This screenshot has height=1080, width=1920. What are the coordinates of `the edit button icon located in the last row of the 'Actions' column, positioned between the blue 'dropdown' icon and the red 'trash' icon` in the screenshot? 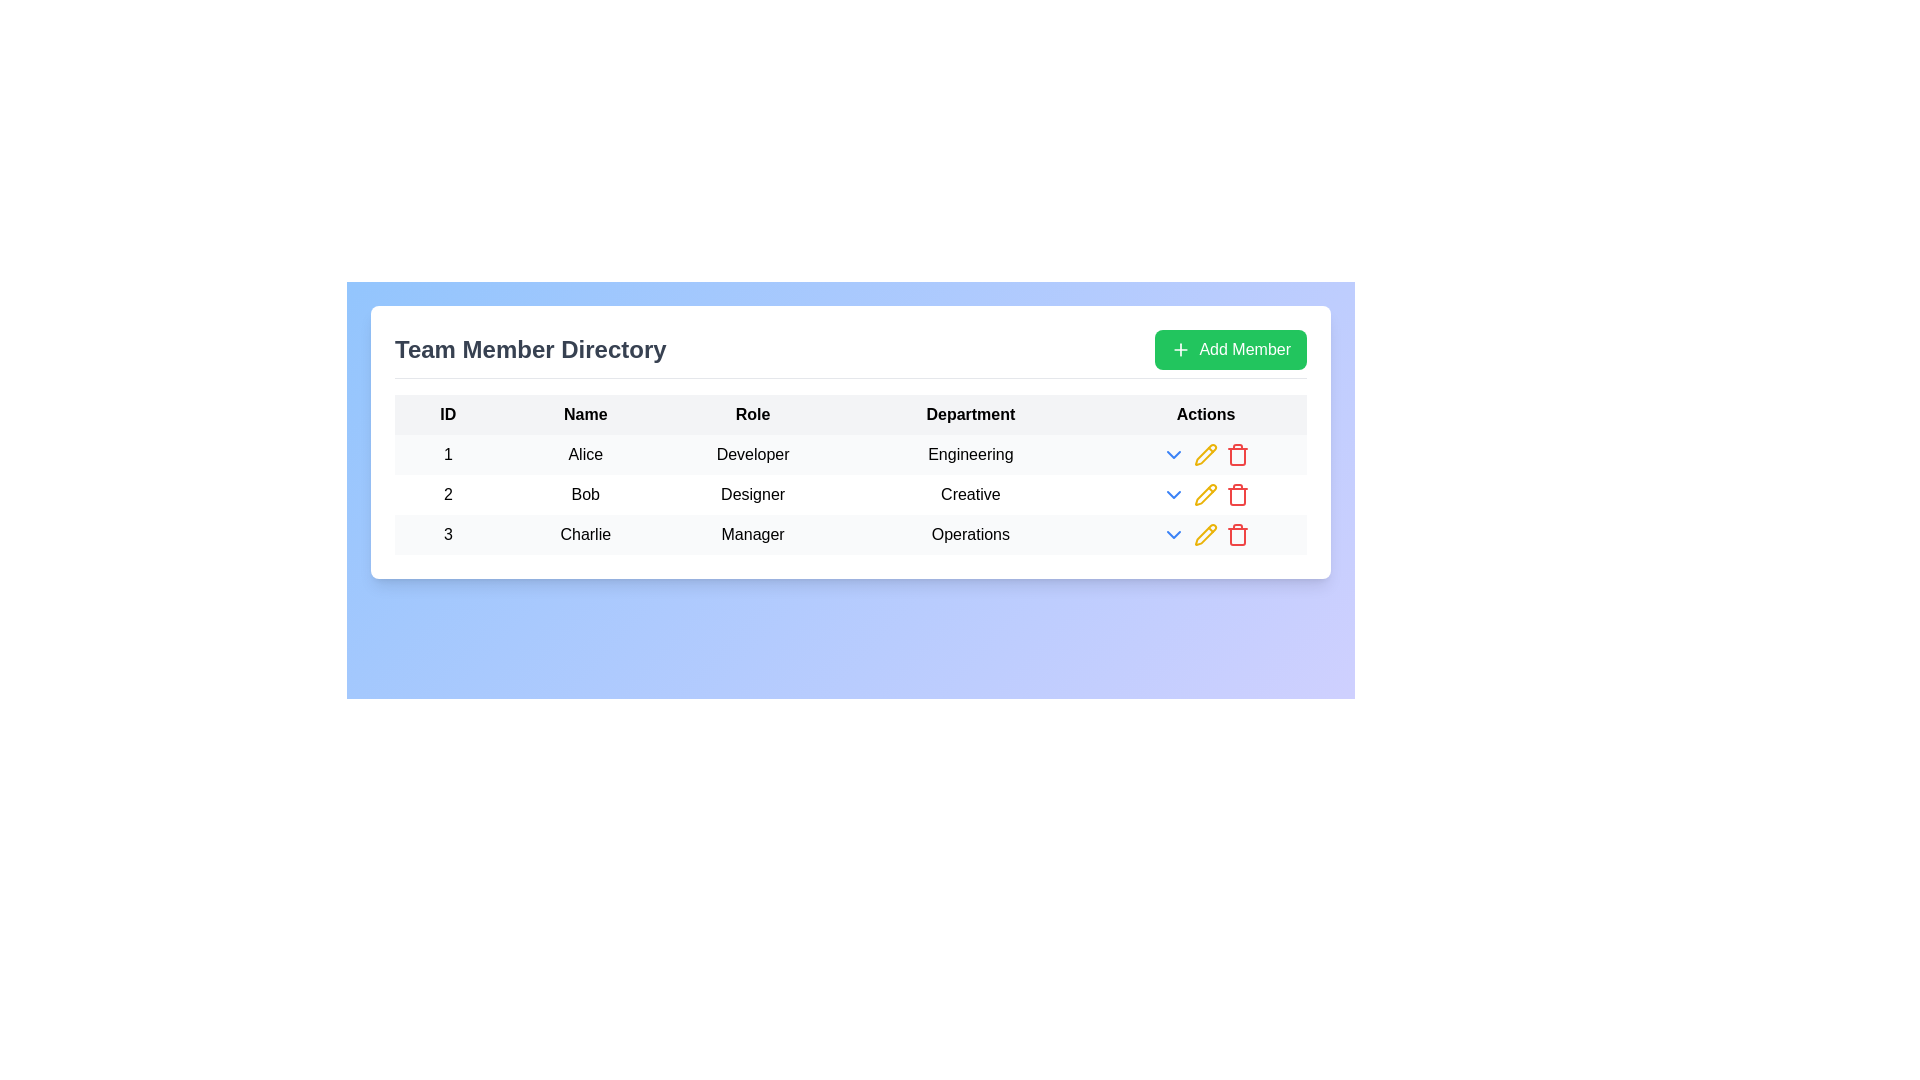 It's located at (1205, 534).